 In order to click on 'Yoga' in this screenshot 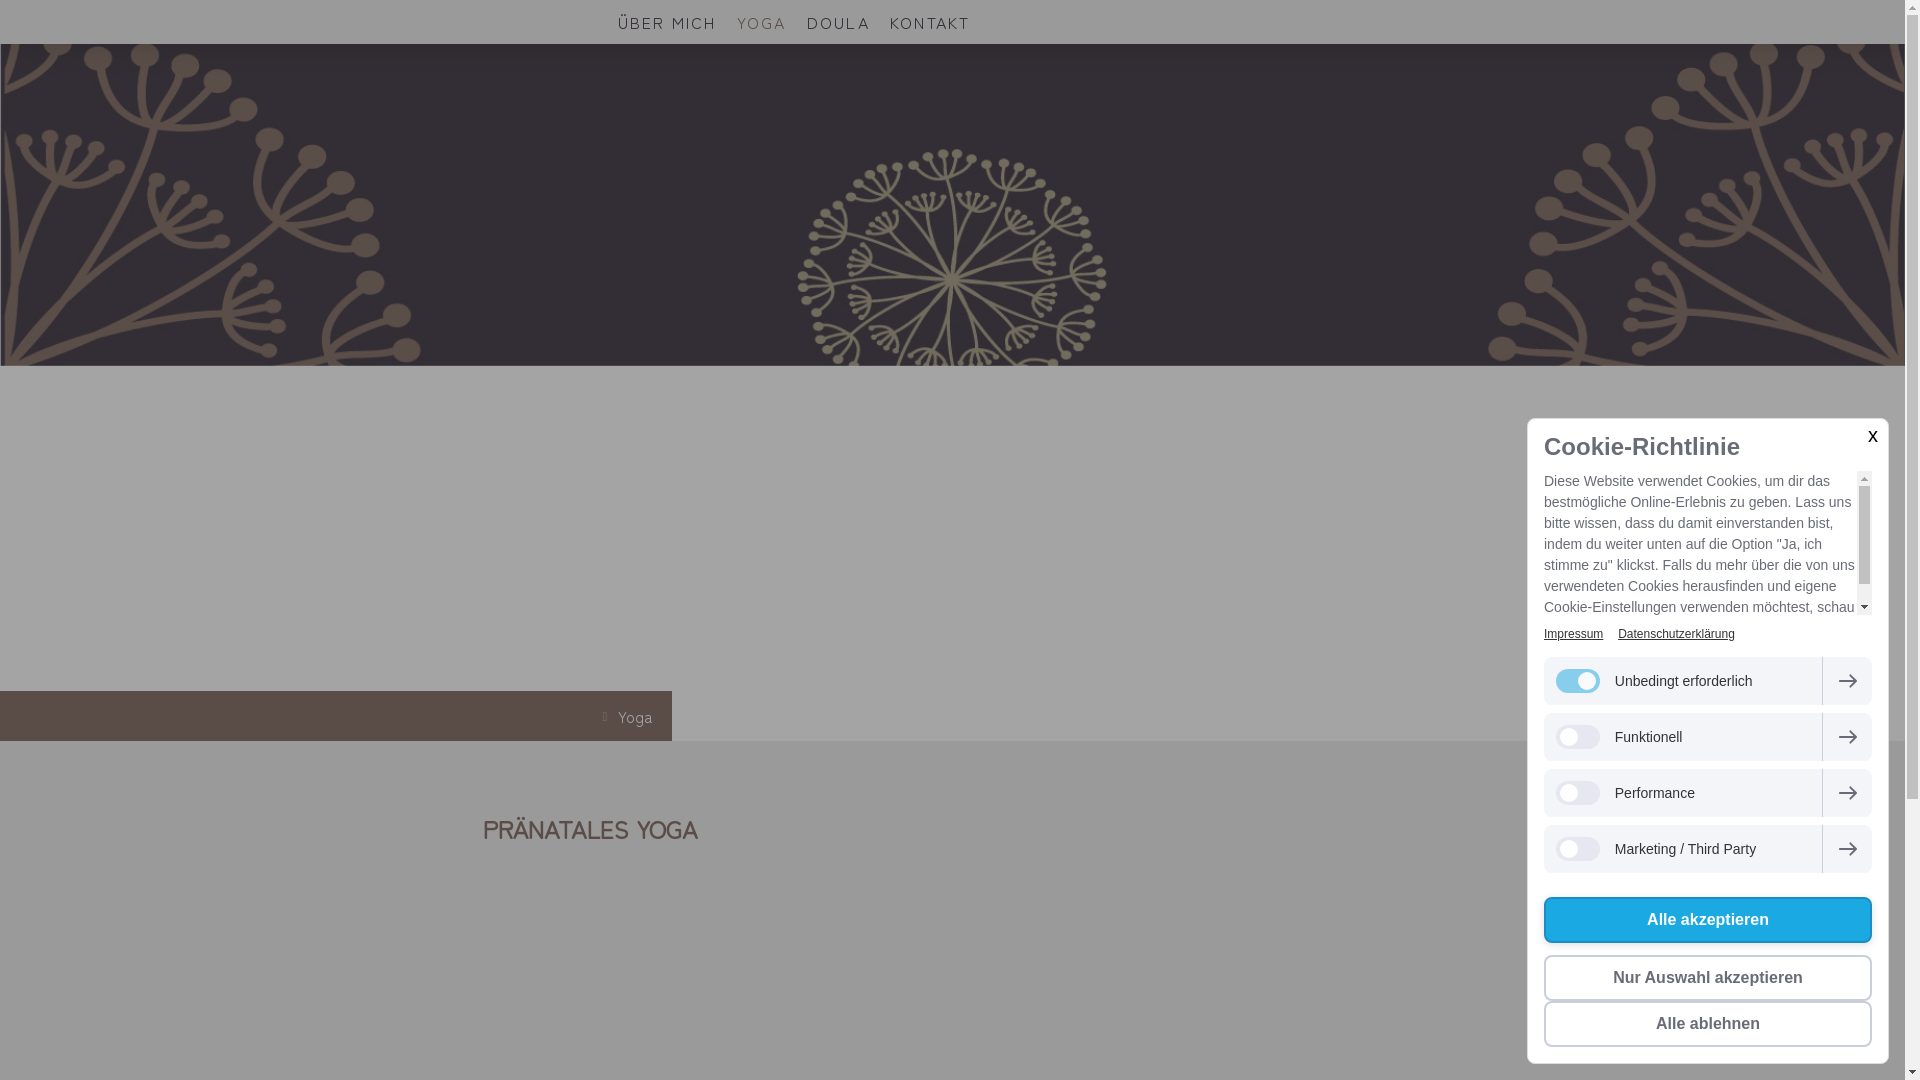, I will do `click(628, 715)`.